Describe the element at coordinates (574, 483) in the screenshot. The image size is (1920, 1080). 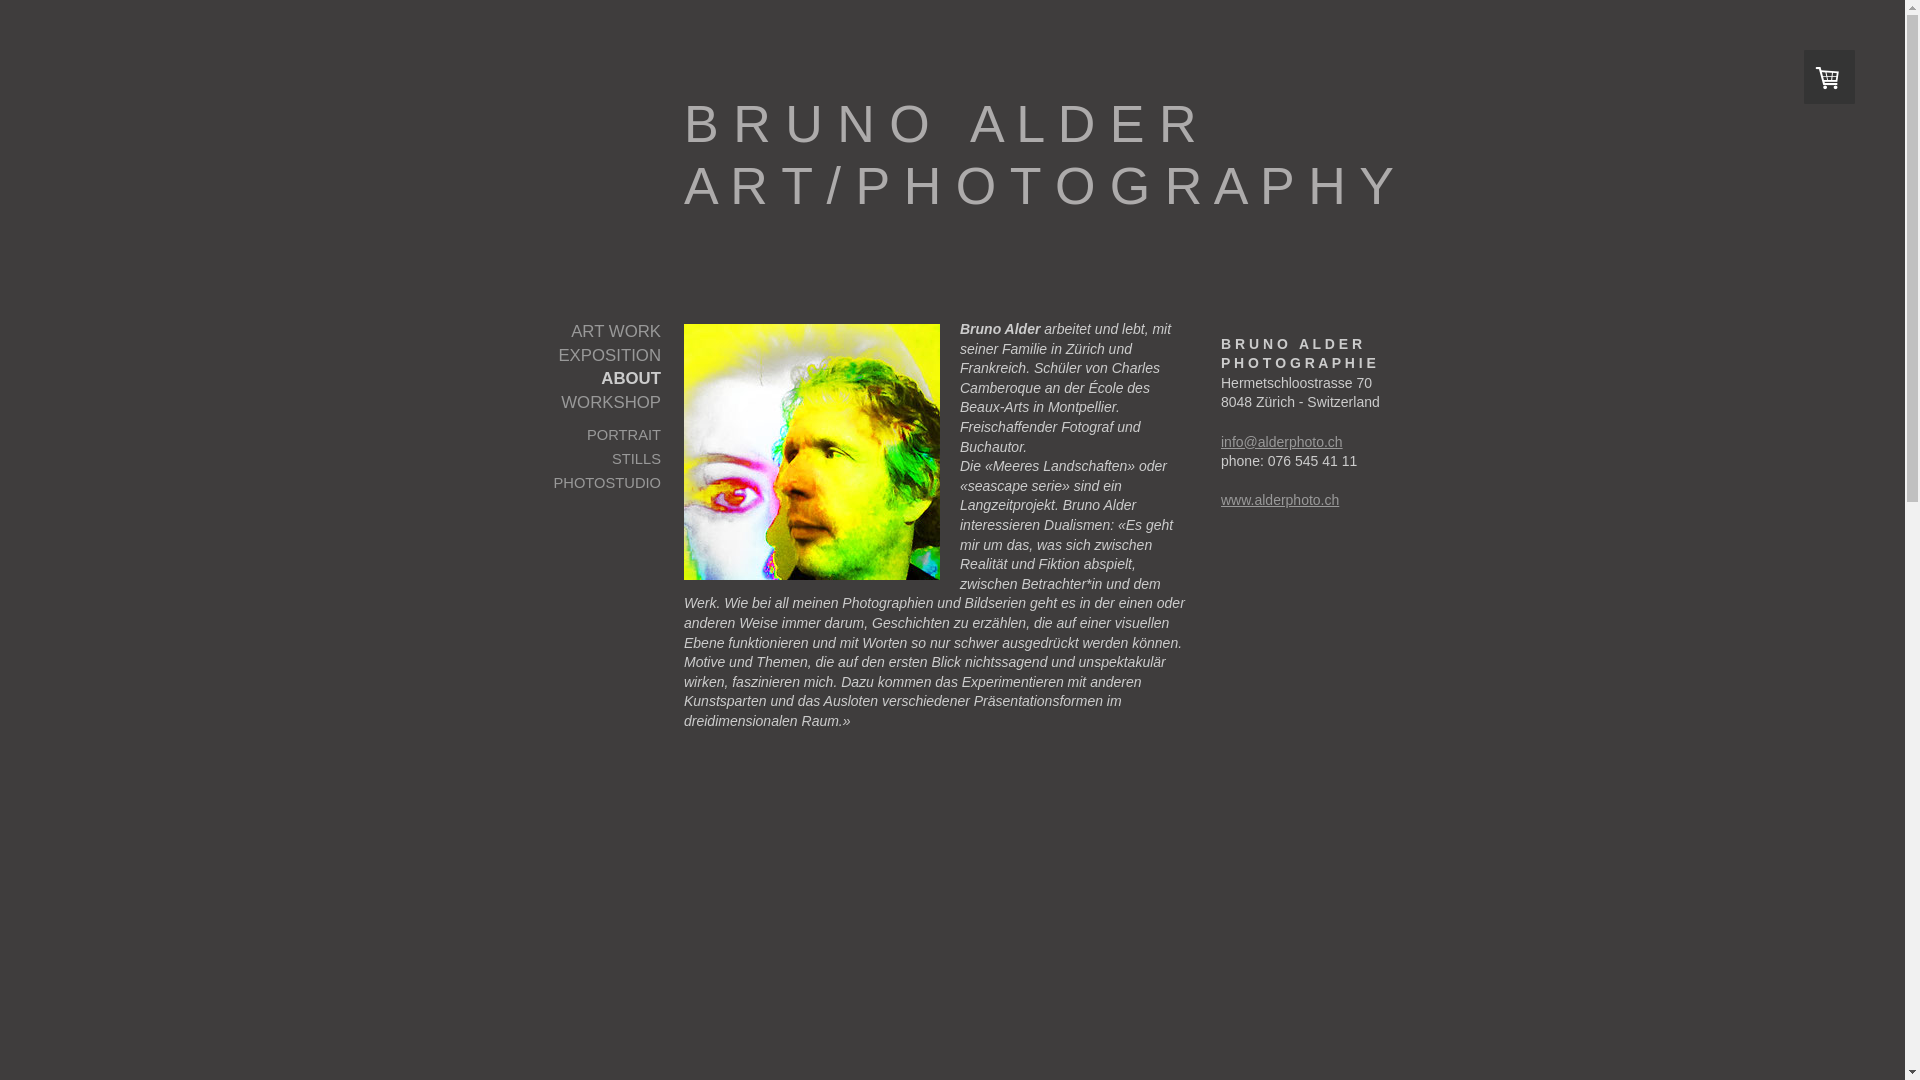
I see `'PHOTOSTUDIO'` at that location.